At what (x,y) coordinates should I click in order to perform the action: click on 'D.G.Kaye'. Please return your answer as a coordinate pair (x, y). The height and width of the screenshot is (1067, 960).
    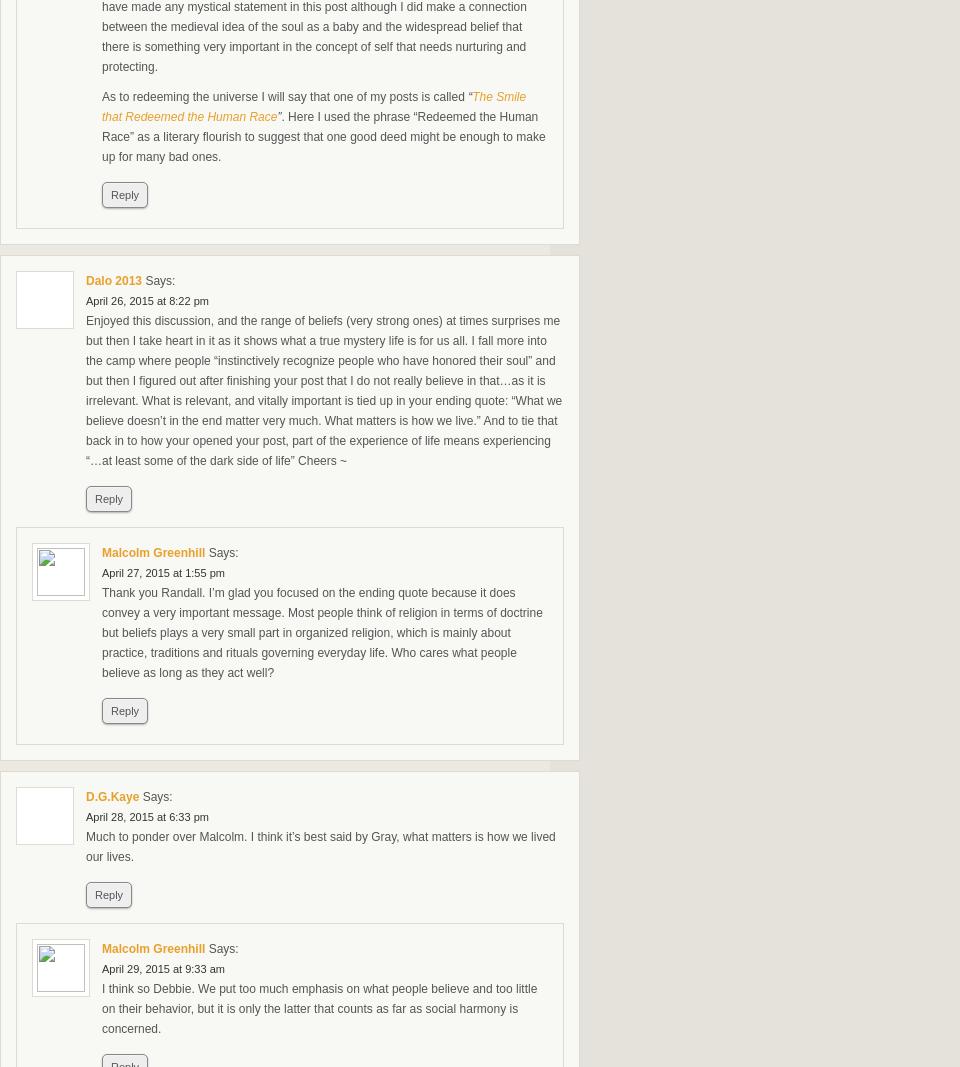
    Looking at the image, I should click on (112, 796).